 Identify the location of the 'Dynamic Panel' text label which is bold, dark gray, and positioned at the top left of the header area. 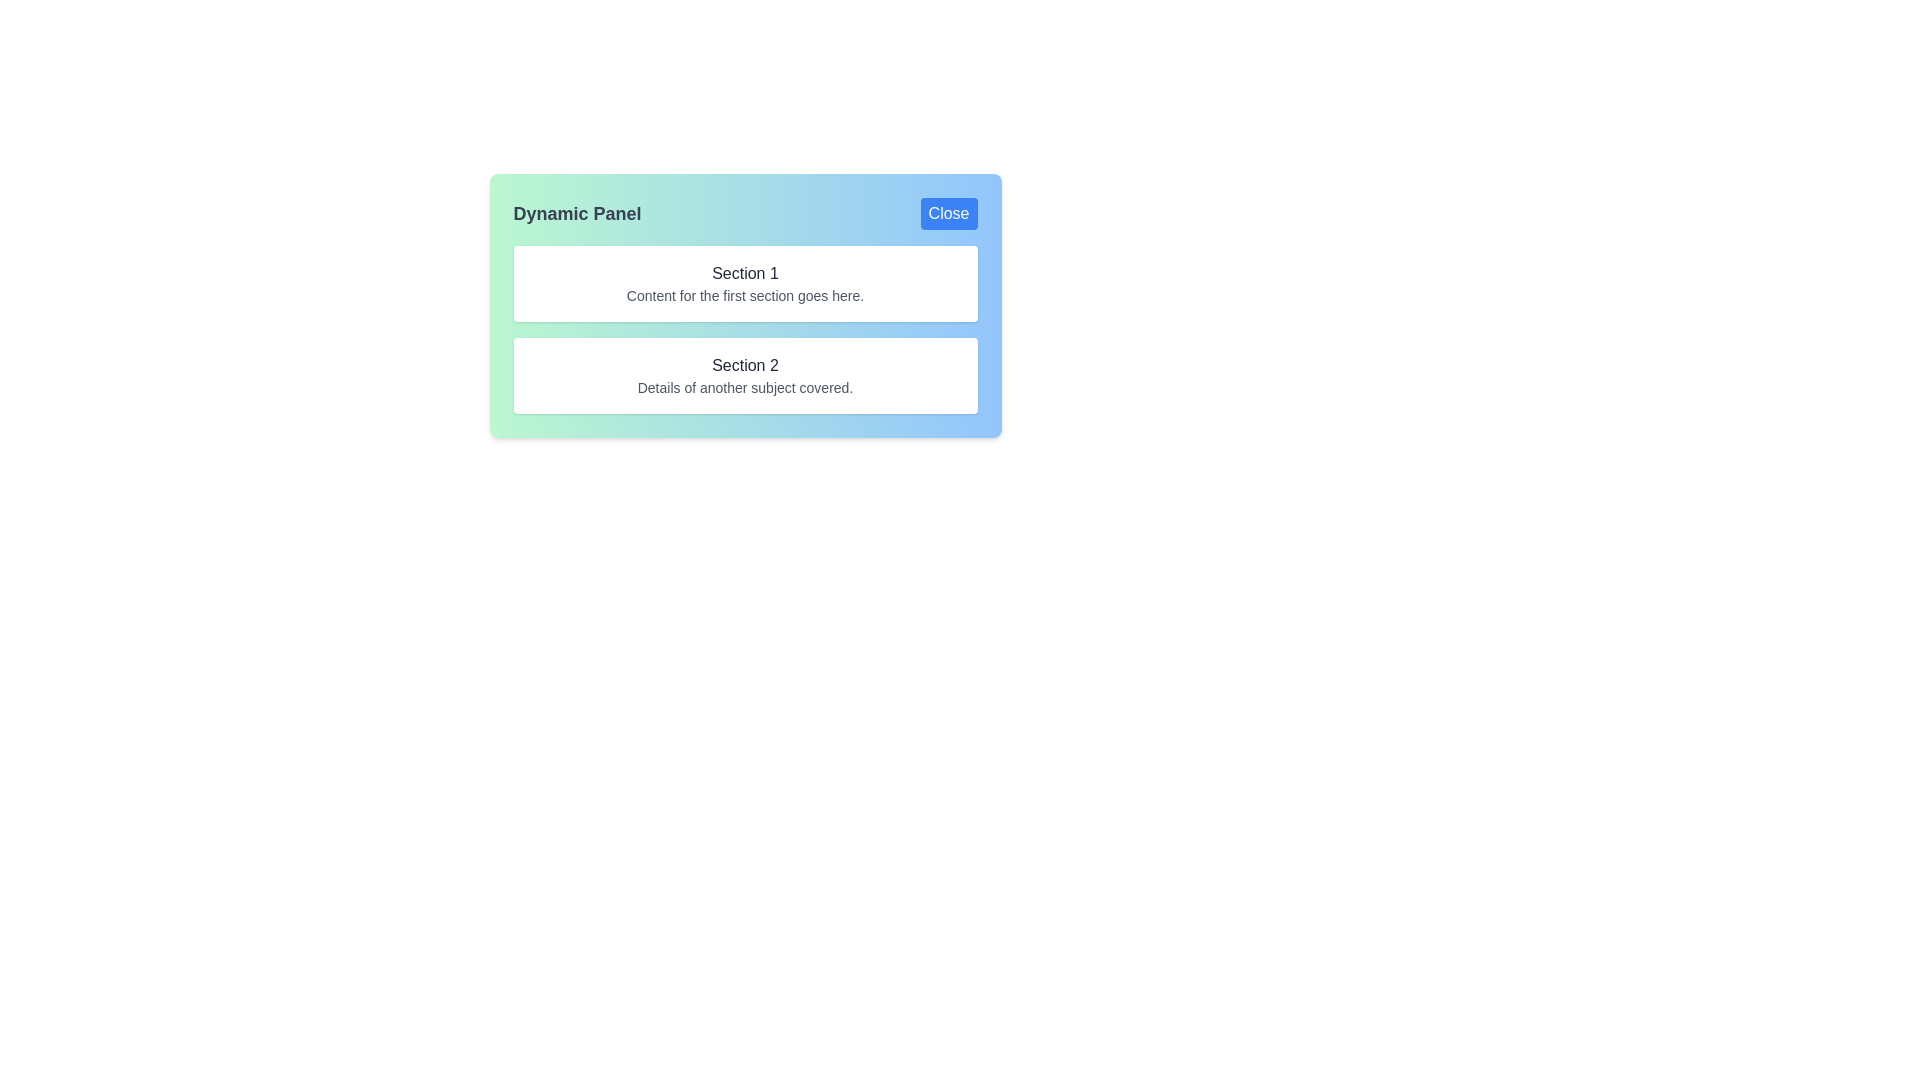
(576, 213).